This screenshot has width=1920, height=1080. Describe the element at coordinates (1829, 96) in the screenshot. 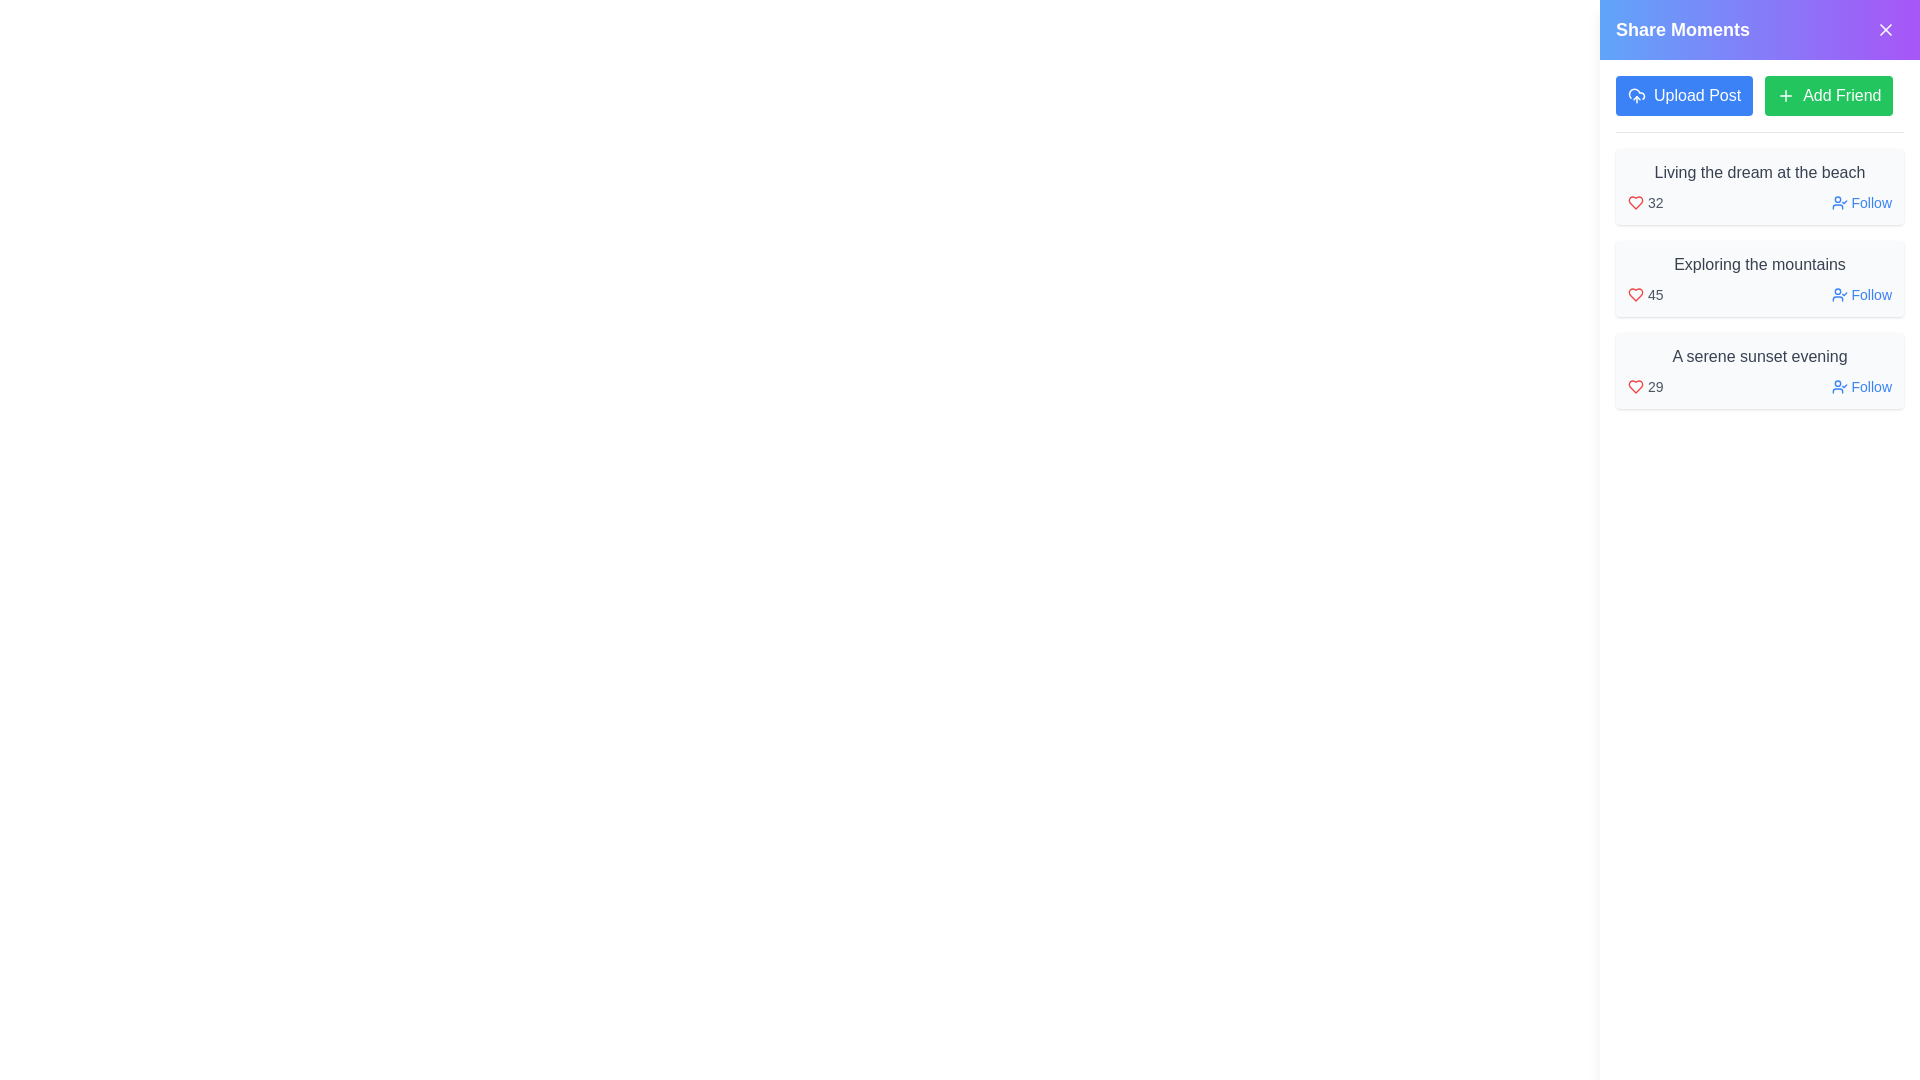

I see `the green 'Add Friend' button` at that location.